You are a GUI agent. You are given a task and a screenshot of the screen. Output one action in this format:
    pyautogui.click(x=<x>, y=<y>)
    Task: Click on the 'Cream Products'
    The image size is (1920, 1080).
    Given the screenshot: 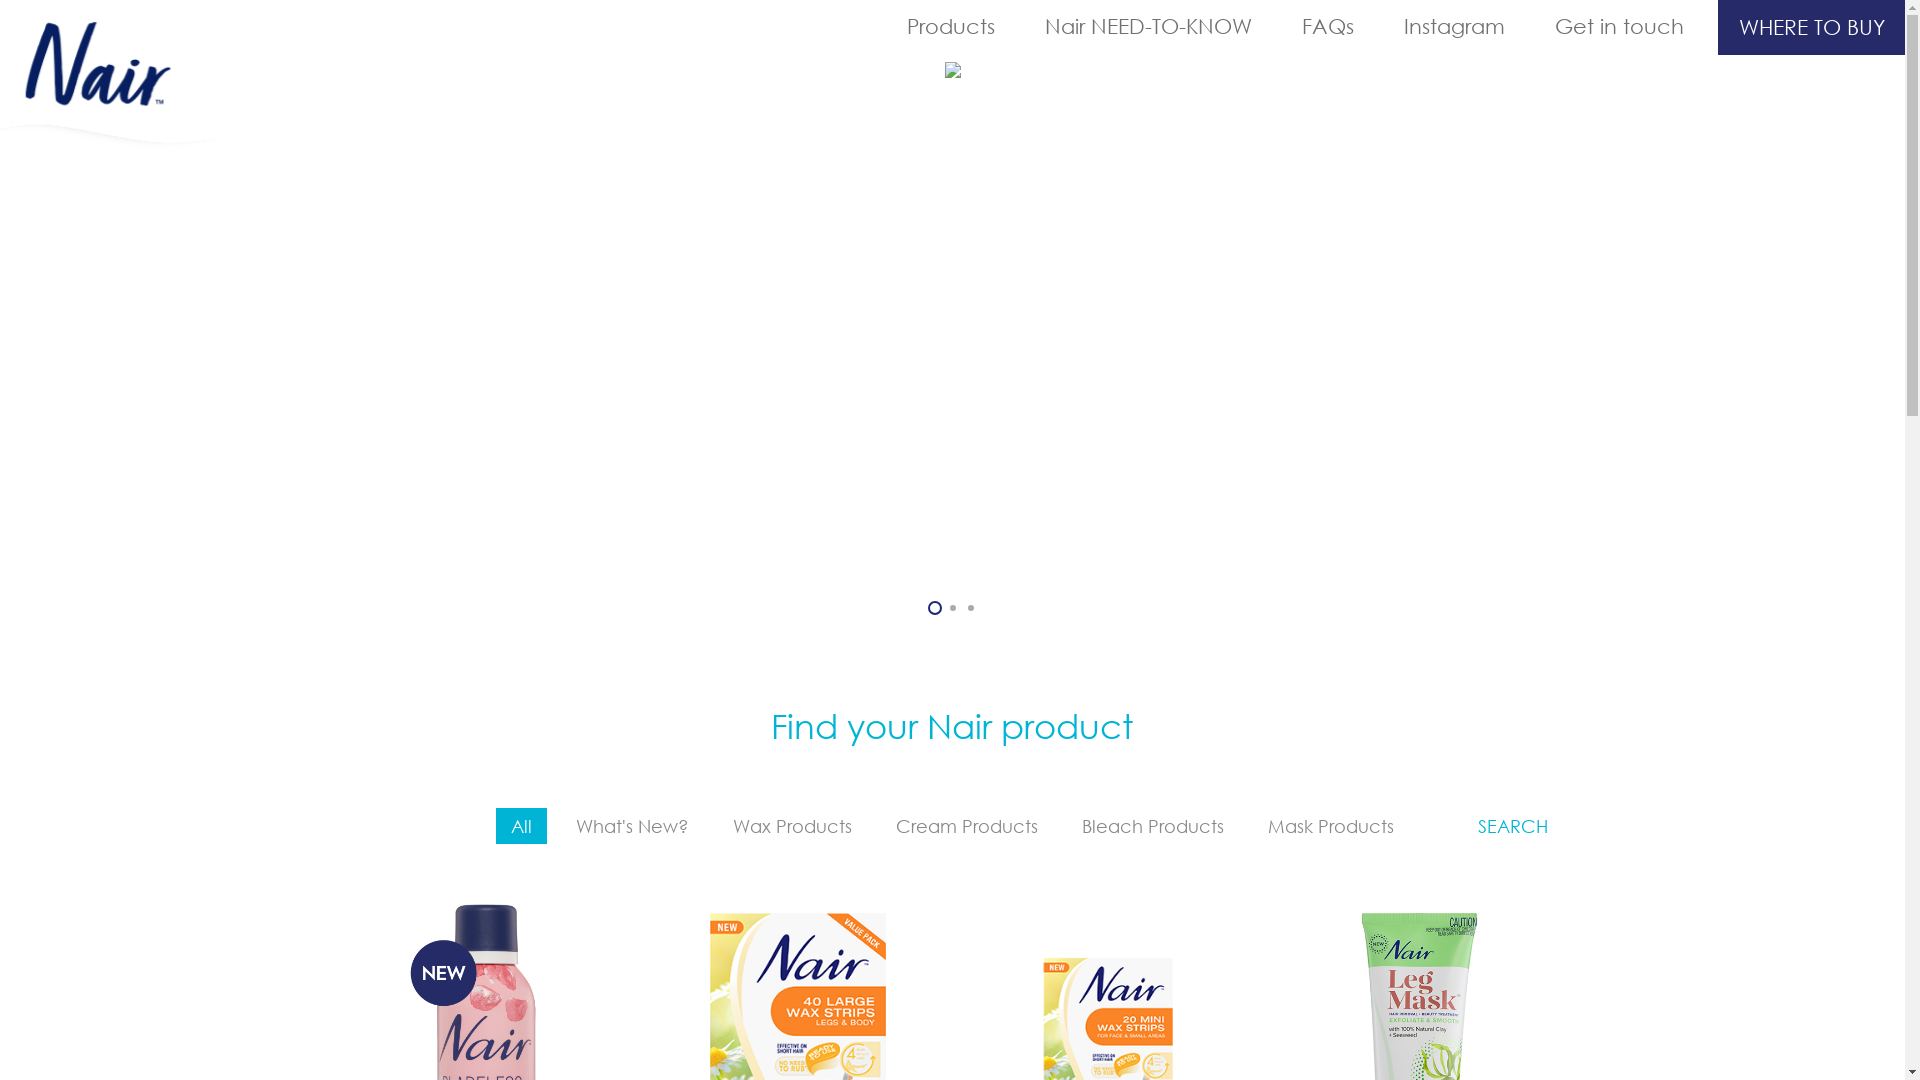 What is the action you would take?
    pyautogui.click(x=966, y=825)
    